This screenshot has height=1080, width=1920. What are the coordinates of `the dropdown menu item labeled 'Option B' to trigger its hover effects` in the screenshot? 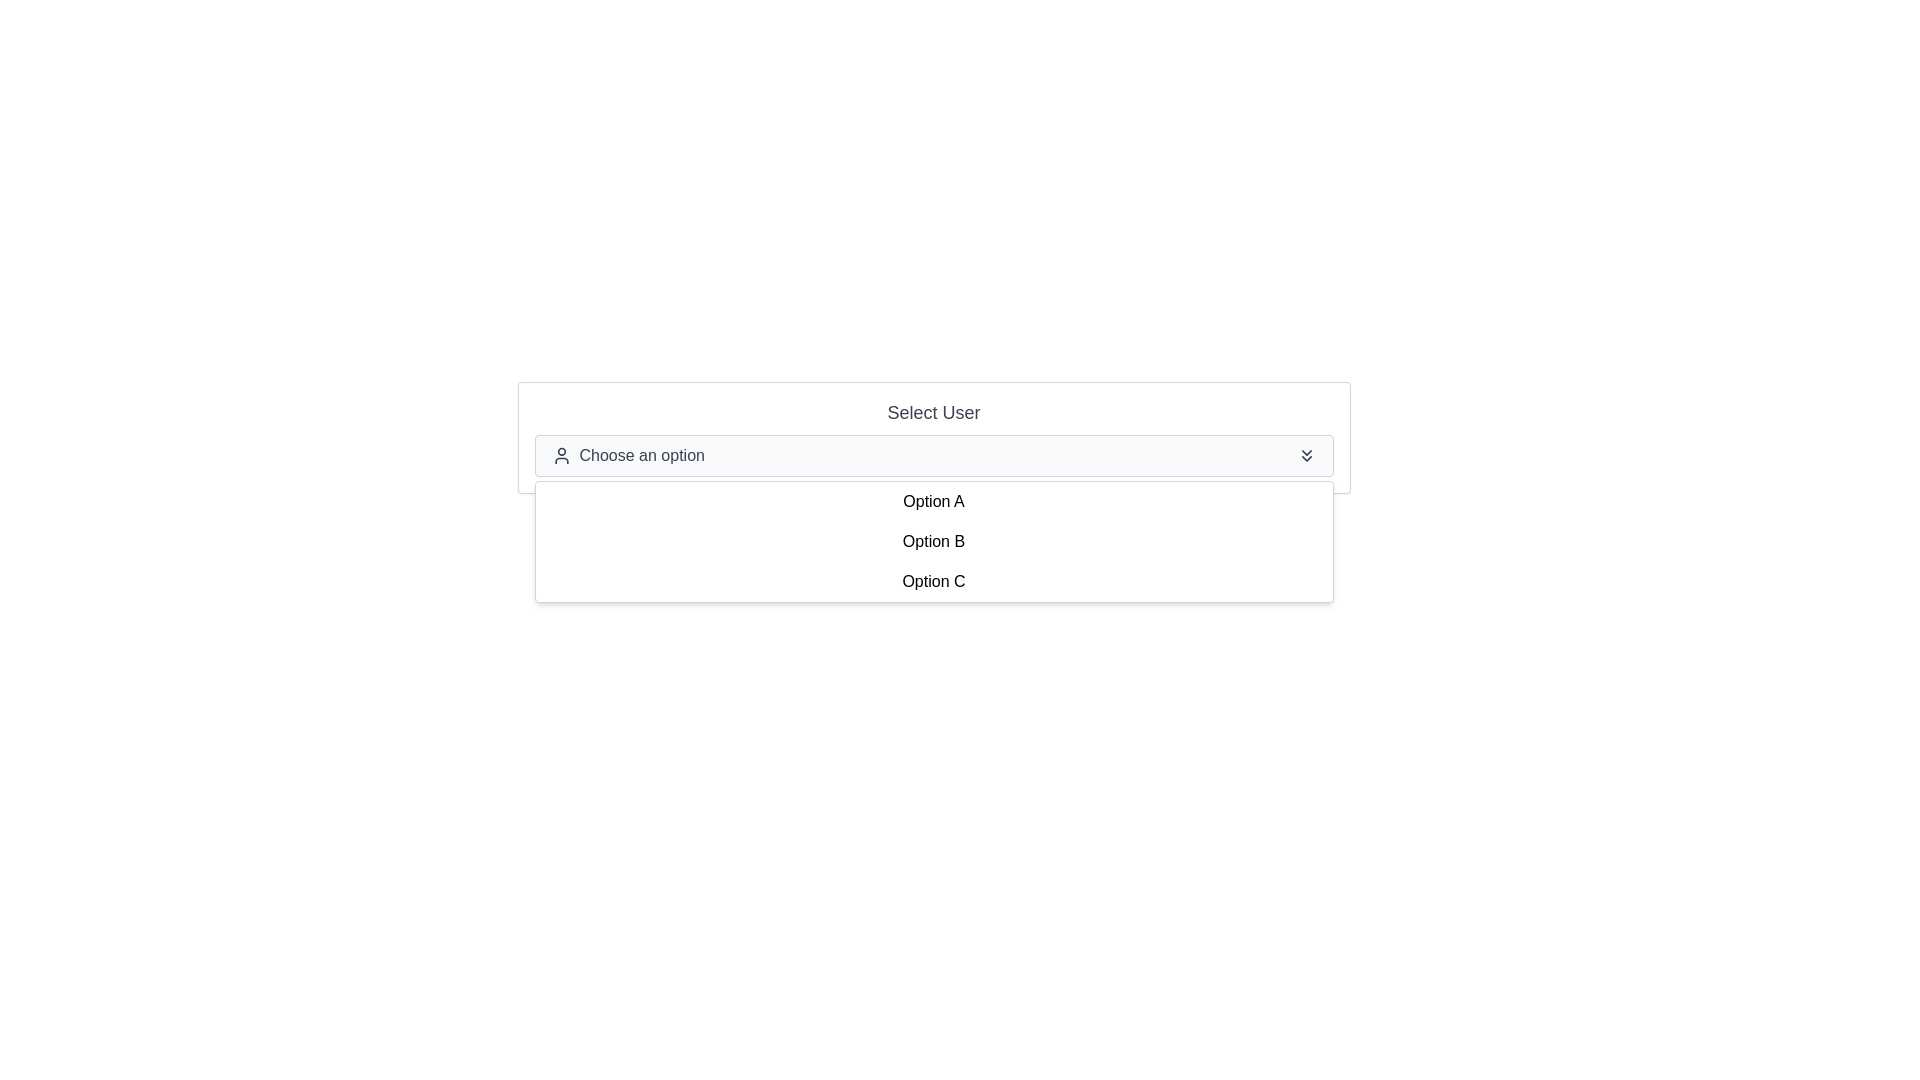 It's located at (933, 542).